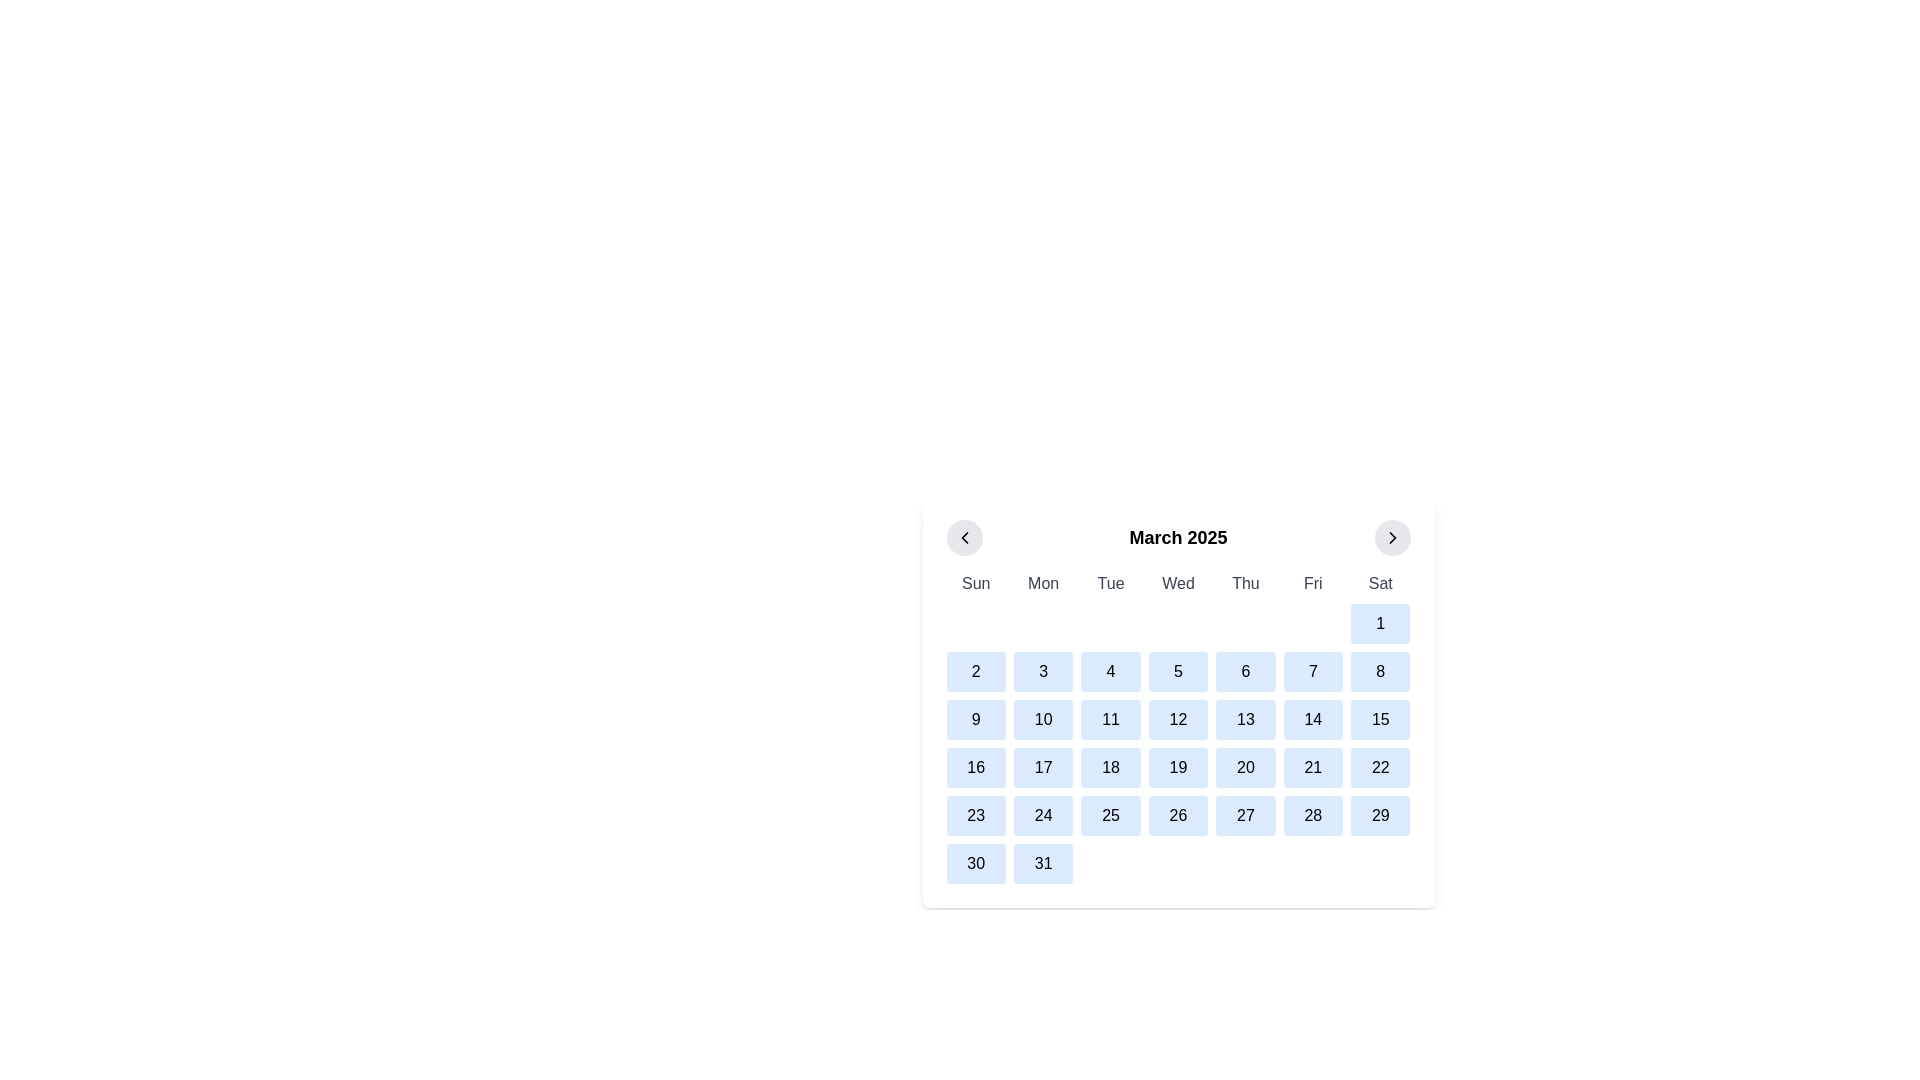 This screenshot has width=1920, height=1080. I want to click on the rectangular blue button with rounded corners that displays the number '15' in bold text, located in the fourth row and seventh column of the calendar grid, so click(1379, 720).